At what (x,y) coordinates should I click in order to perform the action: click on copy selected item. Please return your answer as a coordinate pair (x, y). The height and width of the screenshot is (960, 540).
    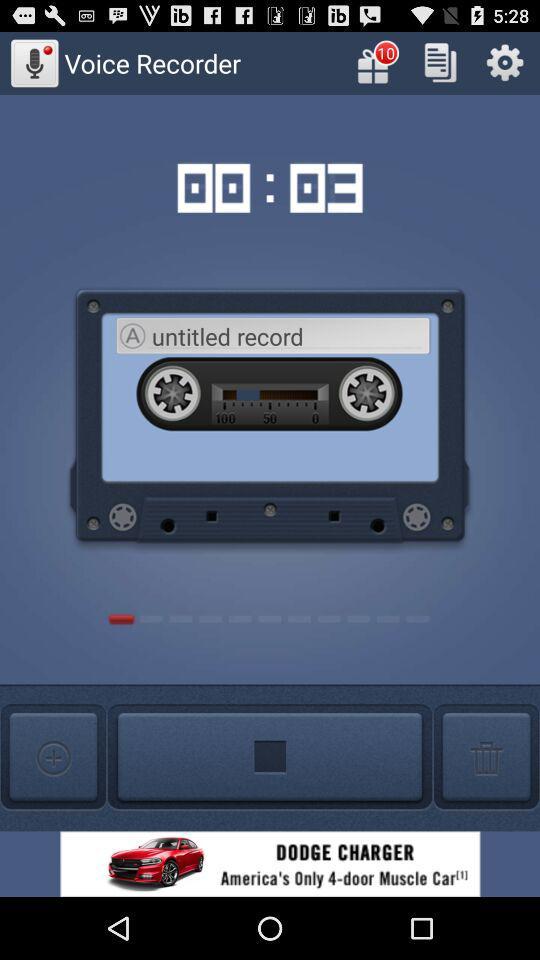
    Looking at the image, I should click on (440, 62).